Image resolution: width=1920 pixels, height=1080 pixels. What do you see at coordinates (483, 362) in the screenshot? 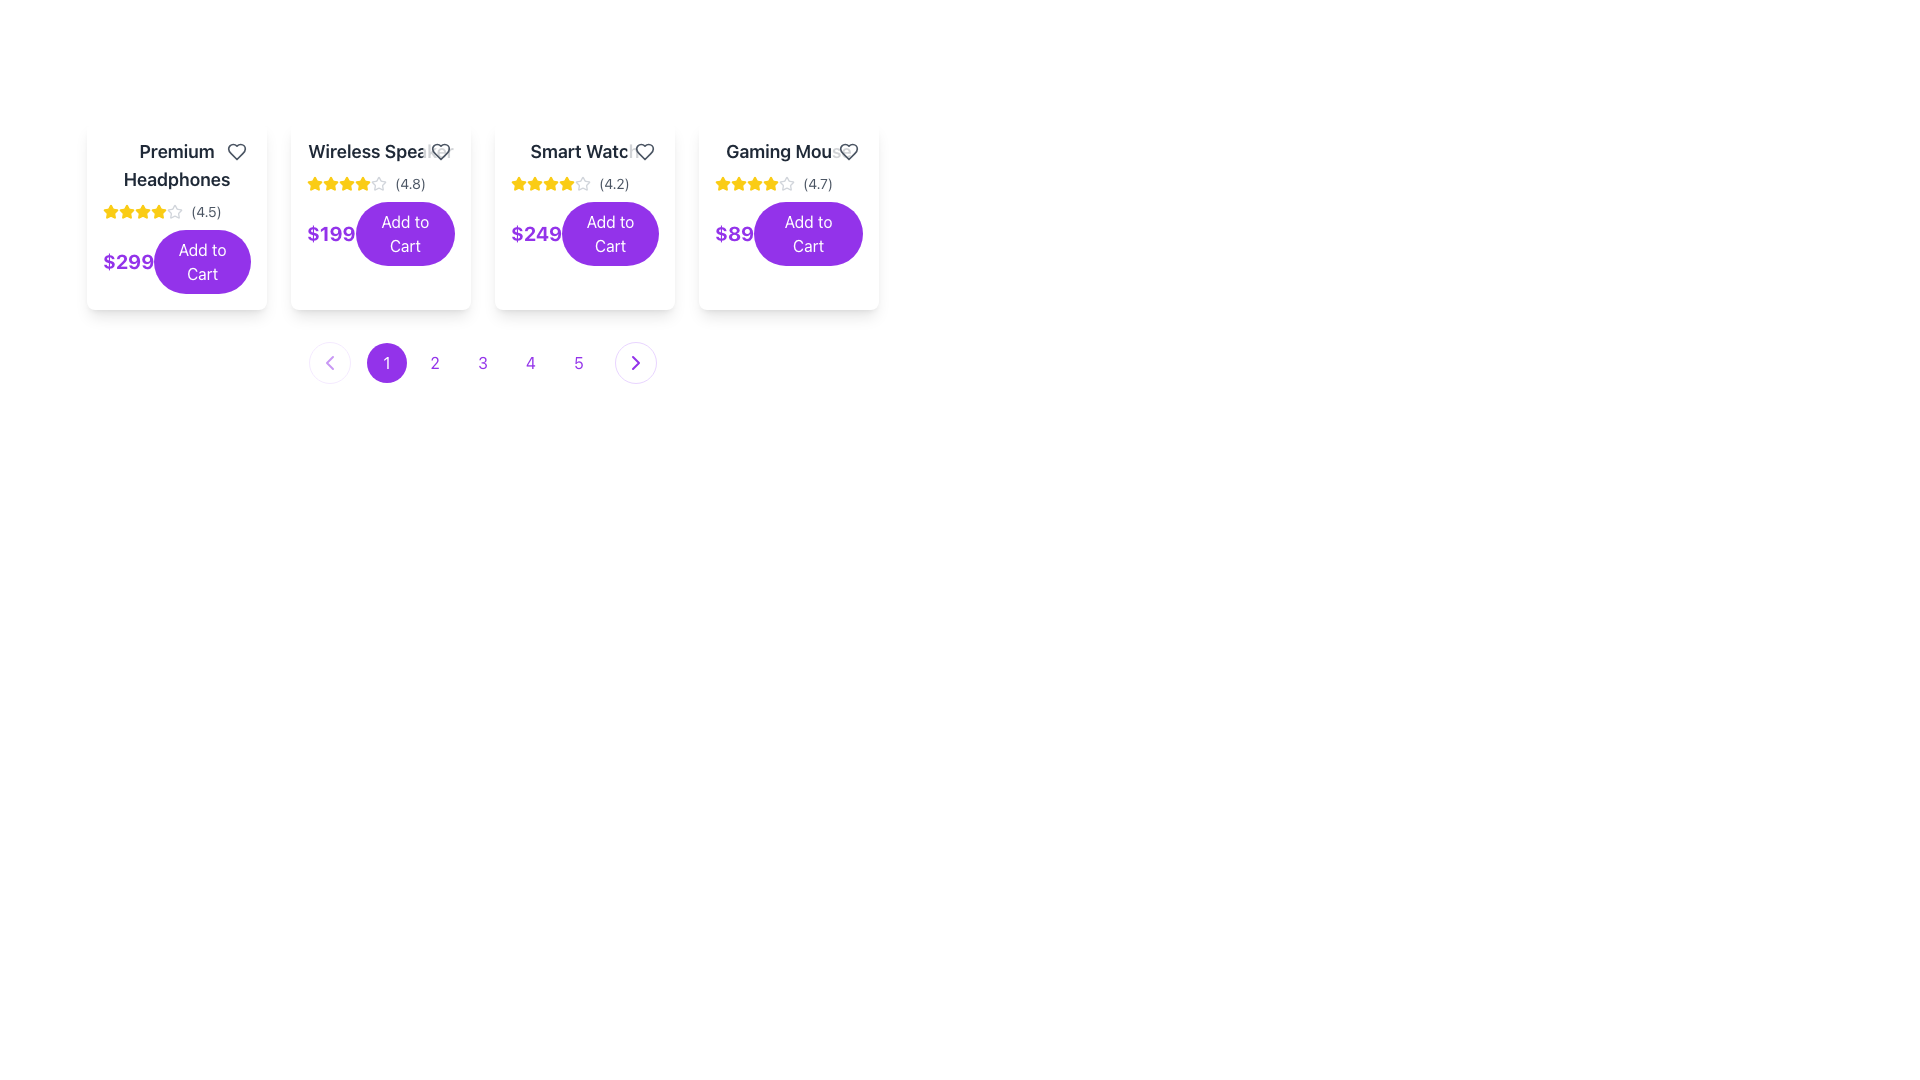
I see `the third page selection button in the pagination control` at bounding box center [483, 362].